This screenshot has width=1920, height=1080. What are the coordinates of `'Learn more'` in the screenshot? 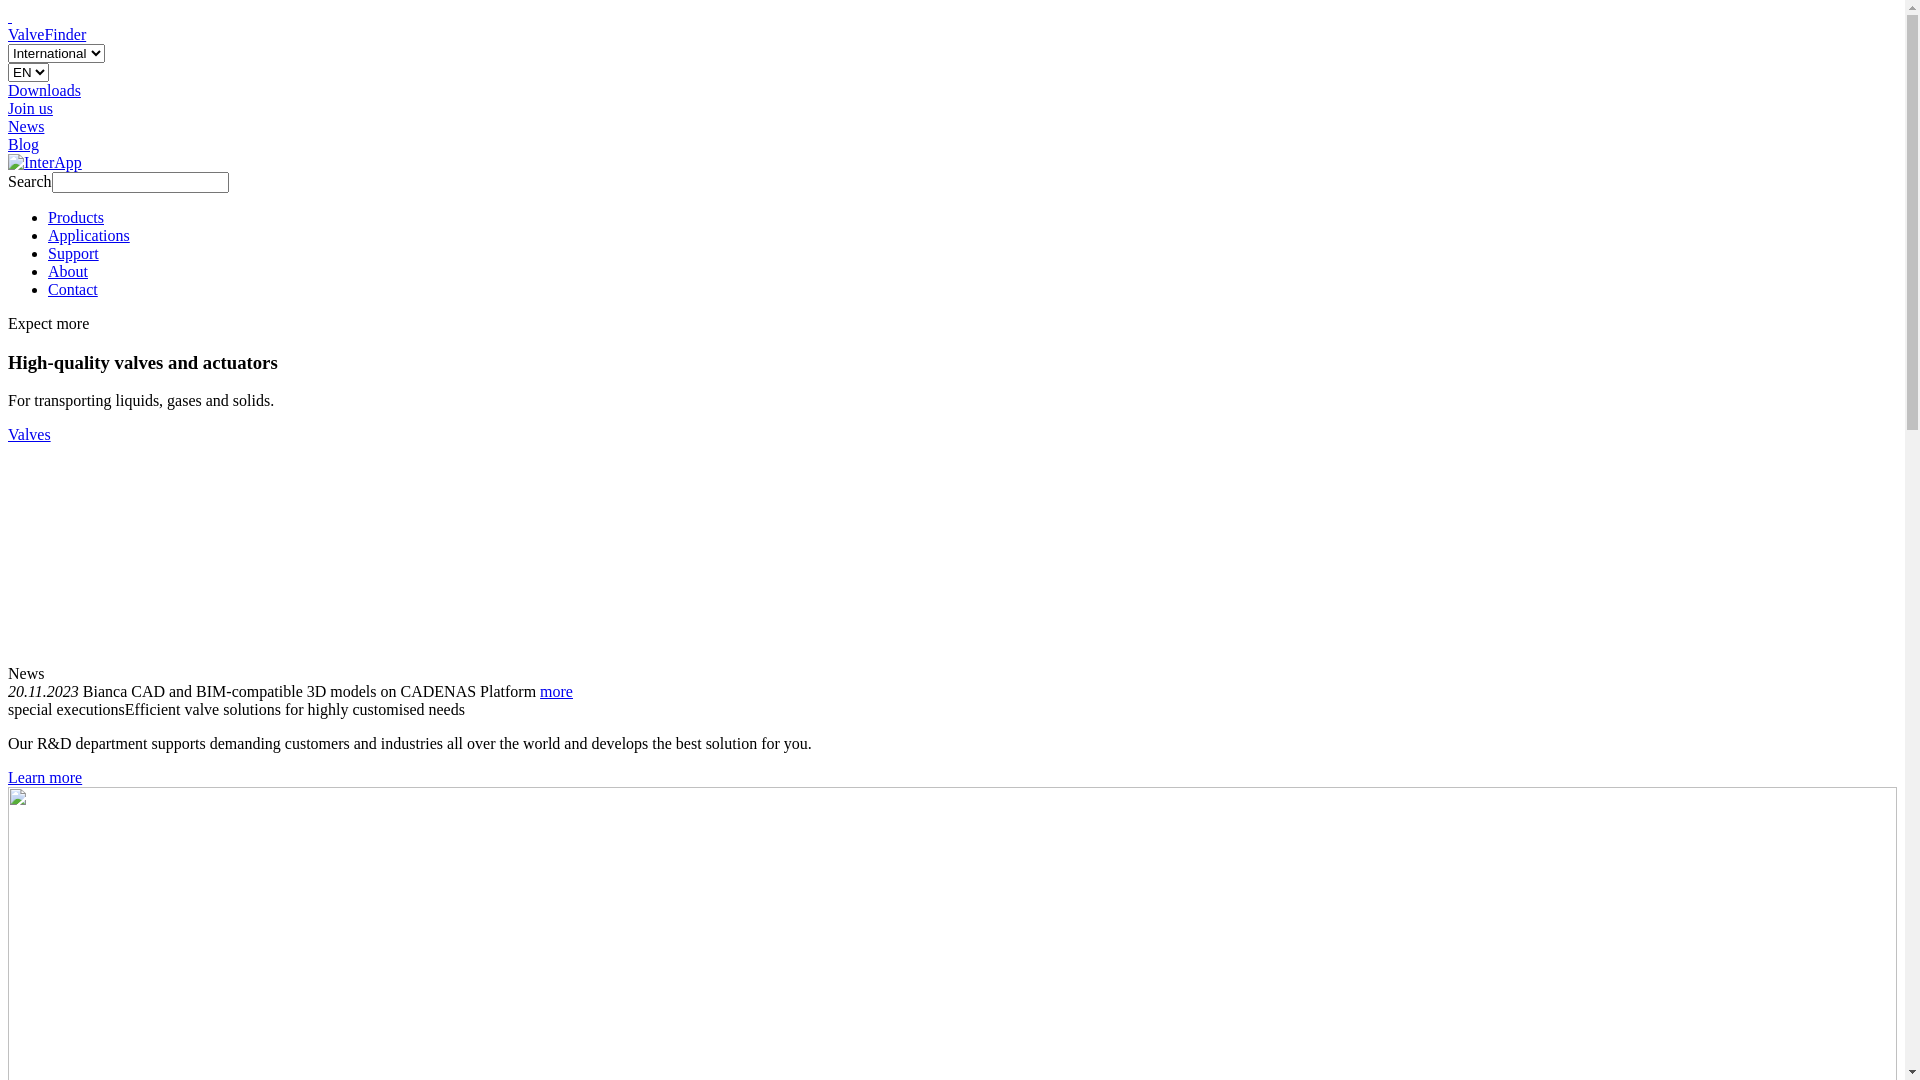 It's located at (44, 776).